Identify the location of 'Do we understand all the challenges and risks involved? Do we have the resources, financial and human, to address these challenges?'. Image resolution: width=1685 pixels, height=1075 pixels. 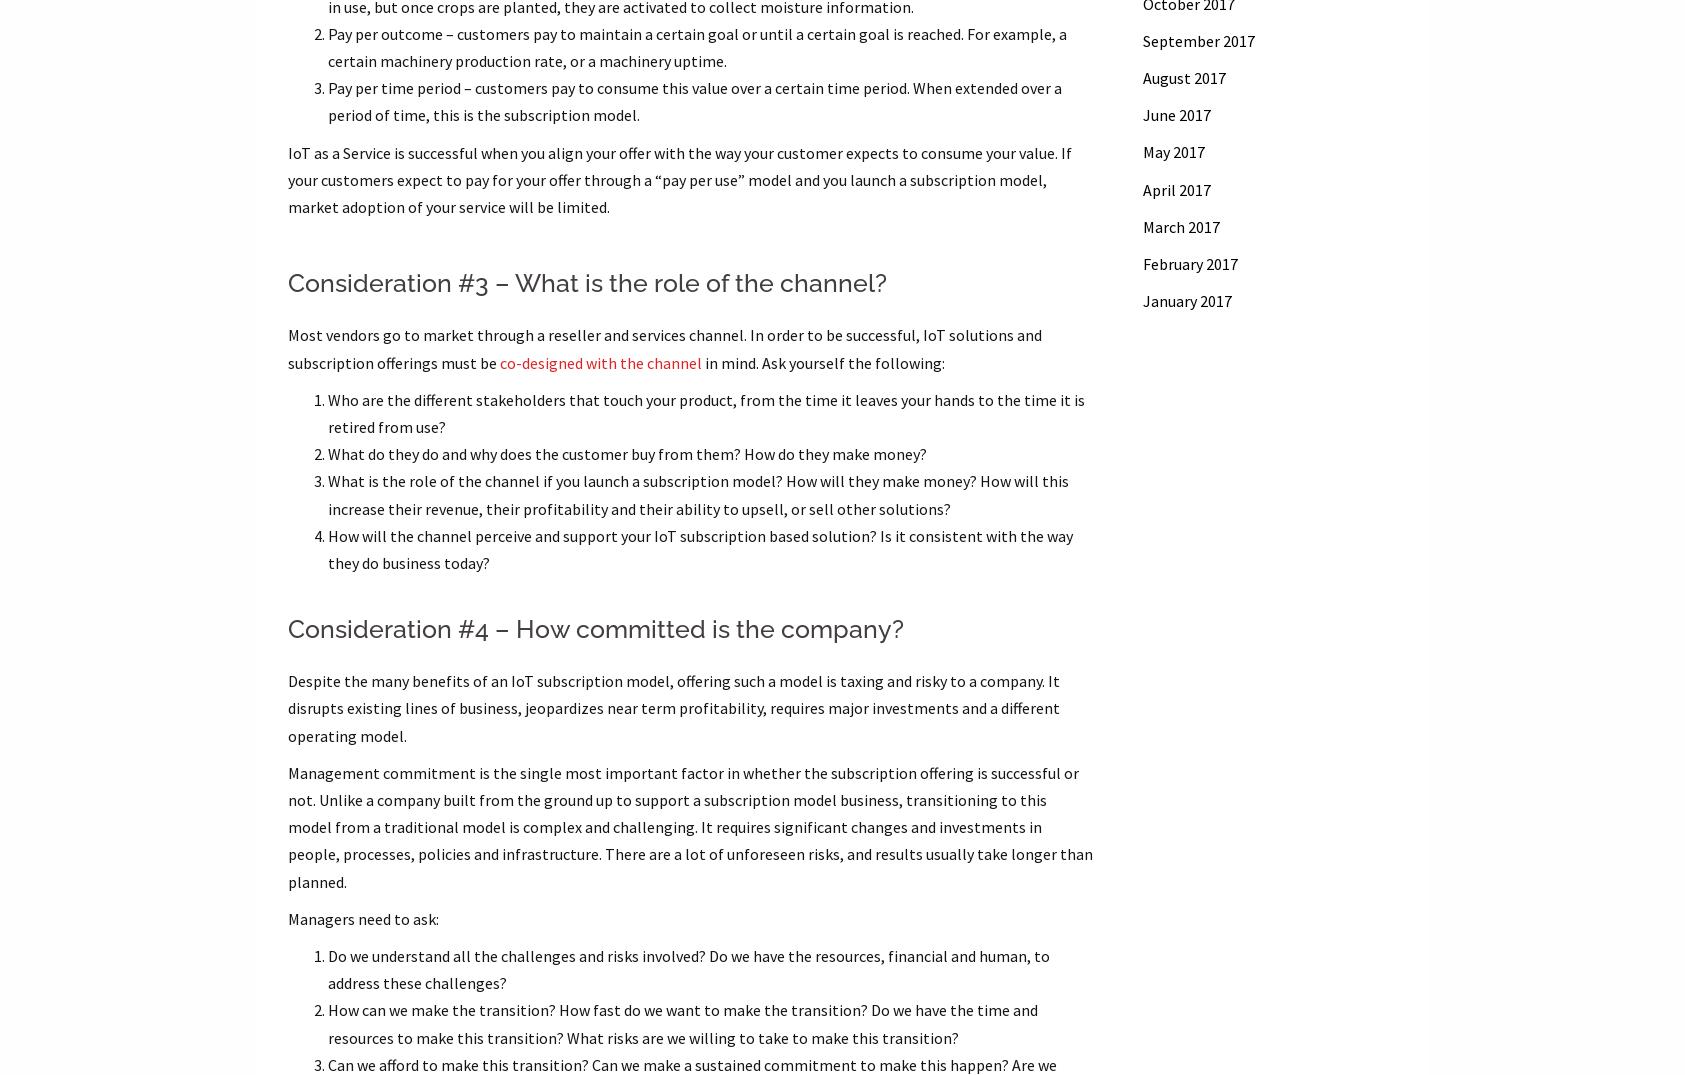
(327, 969).